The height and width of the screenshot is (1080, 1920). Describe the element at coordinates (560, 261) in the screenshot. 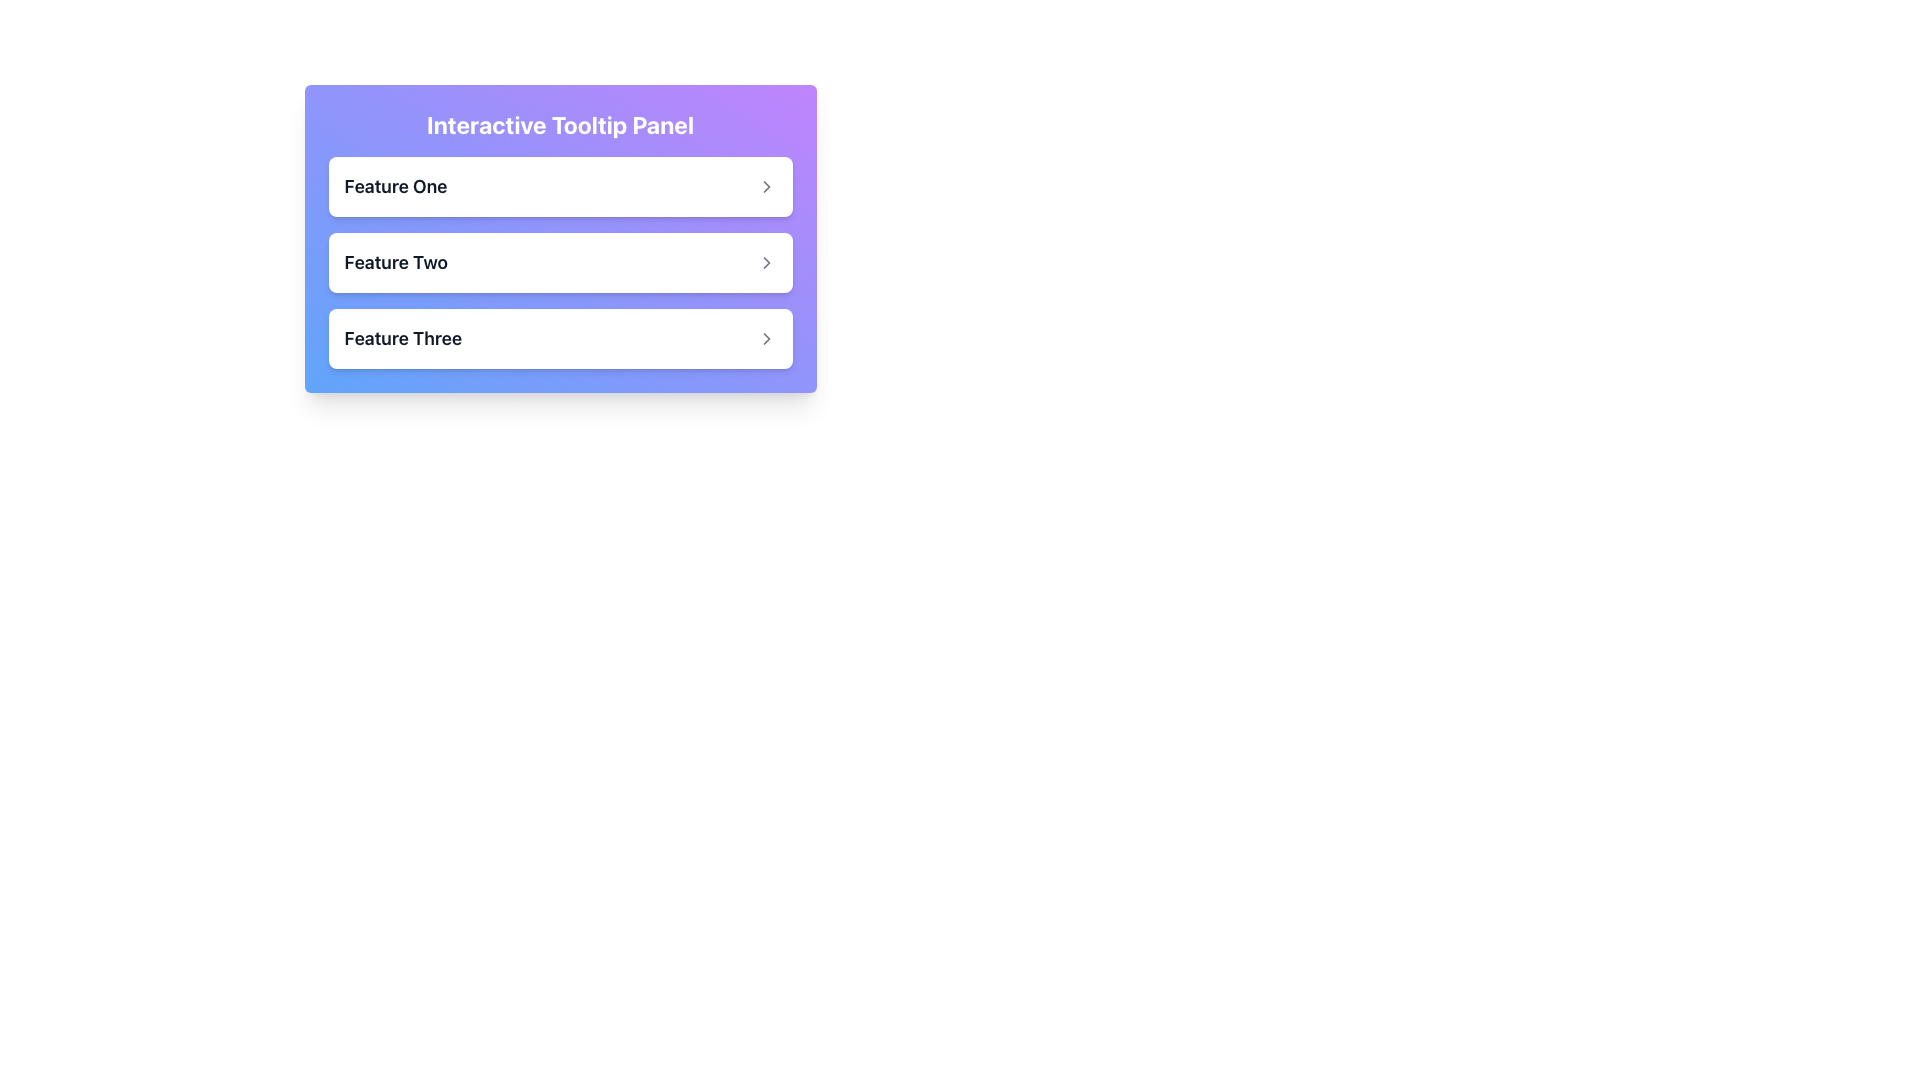

I see `the card-like UI element labeled 'Feature Two'` at that location.